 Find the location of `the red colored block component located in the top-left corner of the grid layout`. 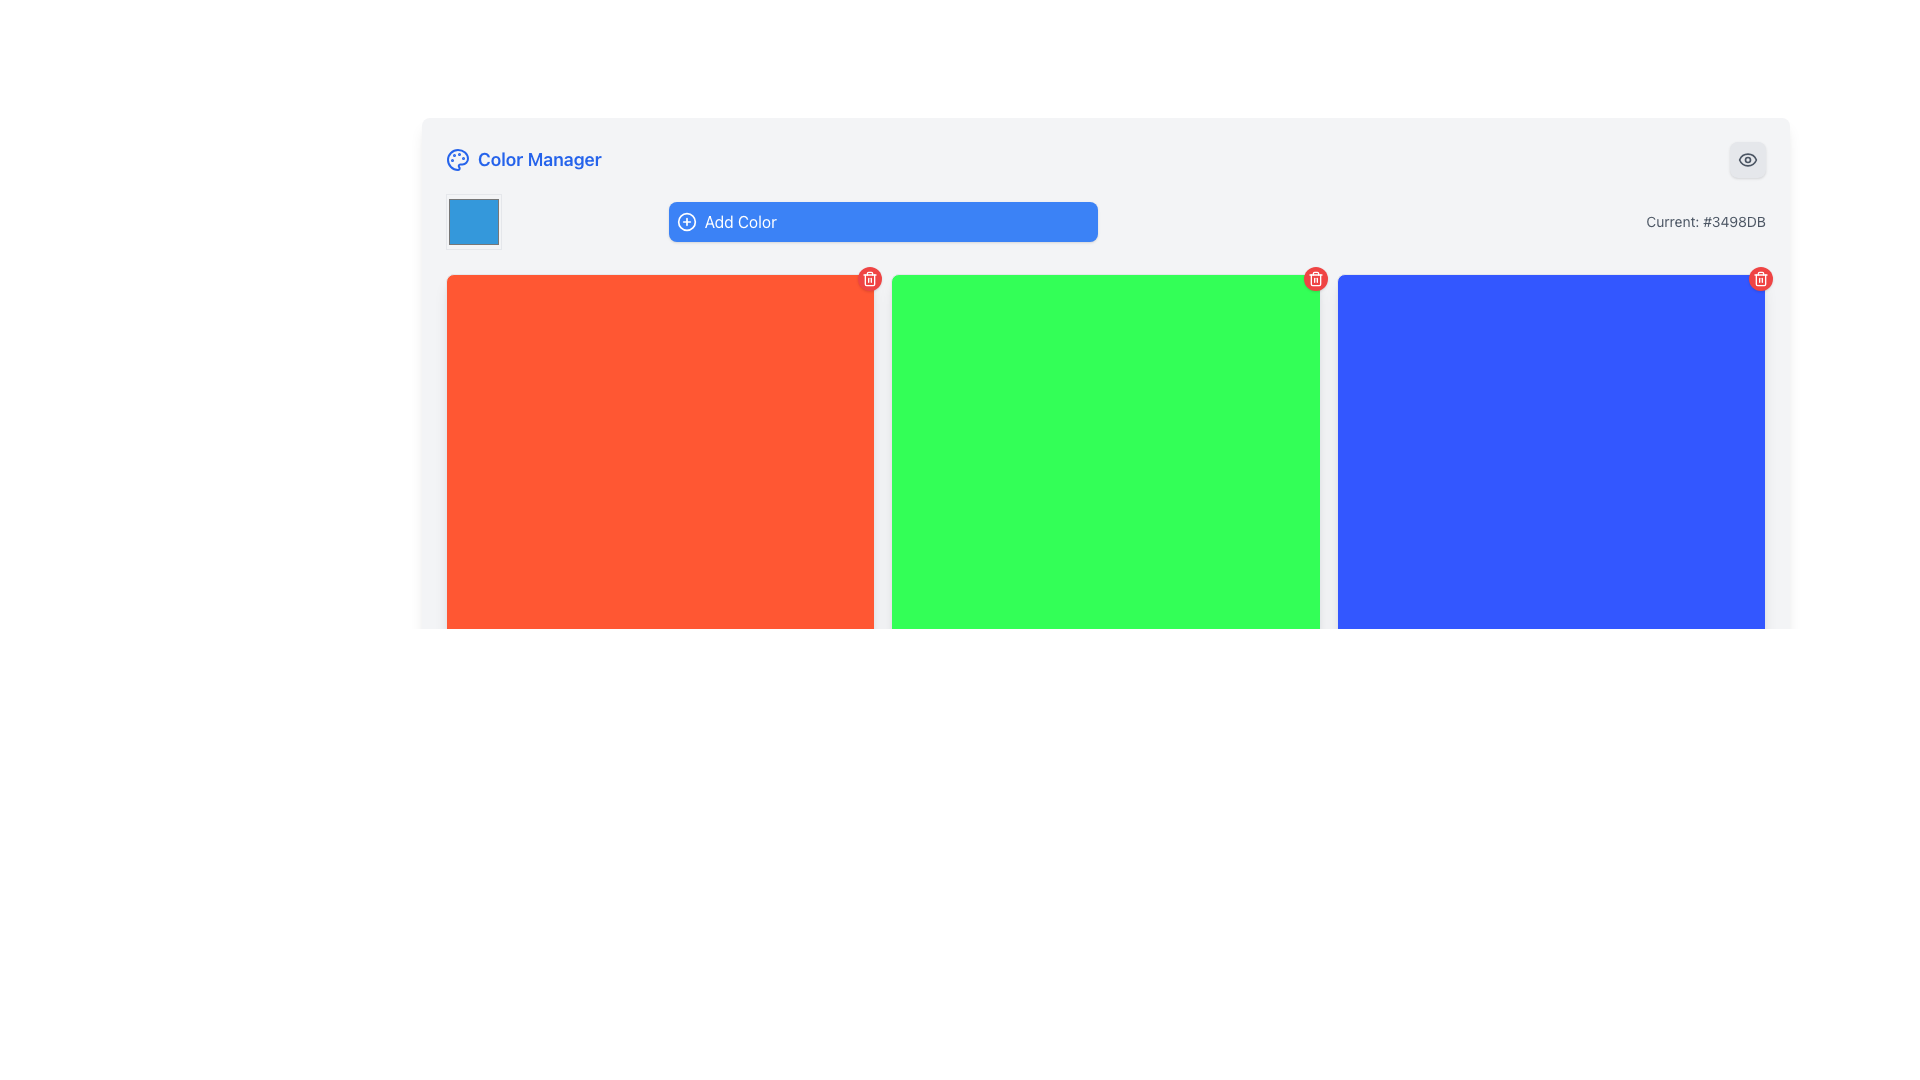

the red colored block component located in the top-left corner of the grid layout is located at coordinates (660, 488).